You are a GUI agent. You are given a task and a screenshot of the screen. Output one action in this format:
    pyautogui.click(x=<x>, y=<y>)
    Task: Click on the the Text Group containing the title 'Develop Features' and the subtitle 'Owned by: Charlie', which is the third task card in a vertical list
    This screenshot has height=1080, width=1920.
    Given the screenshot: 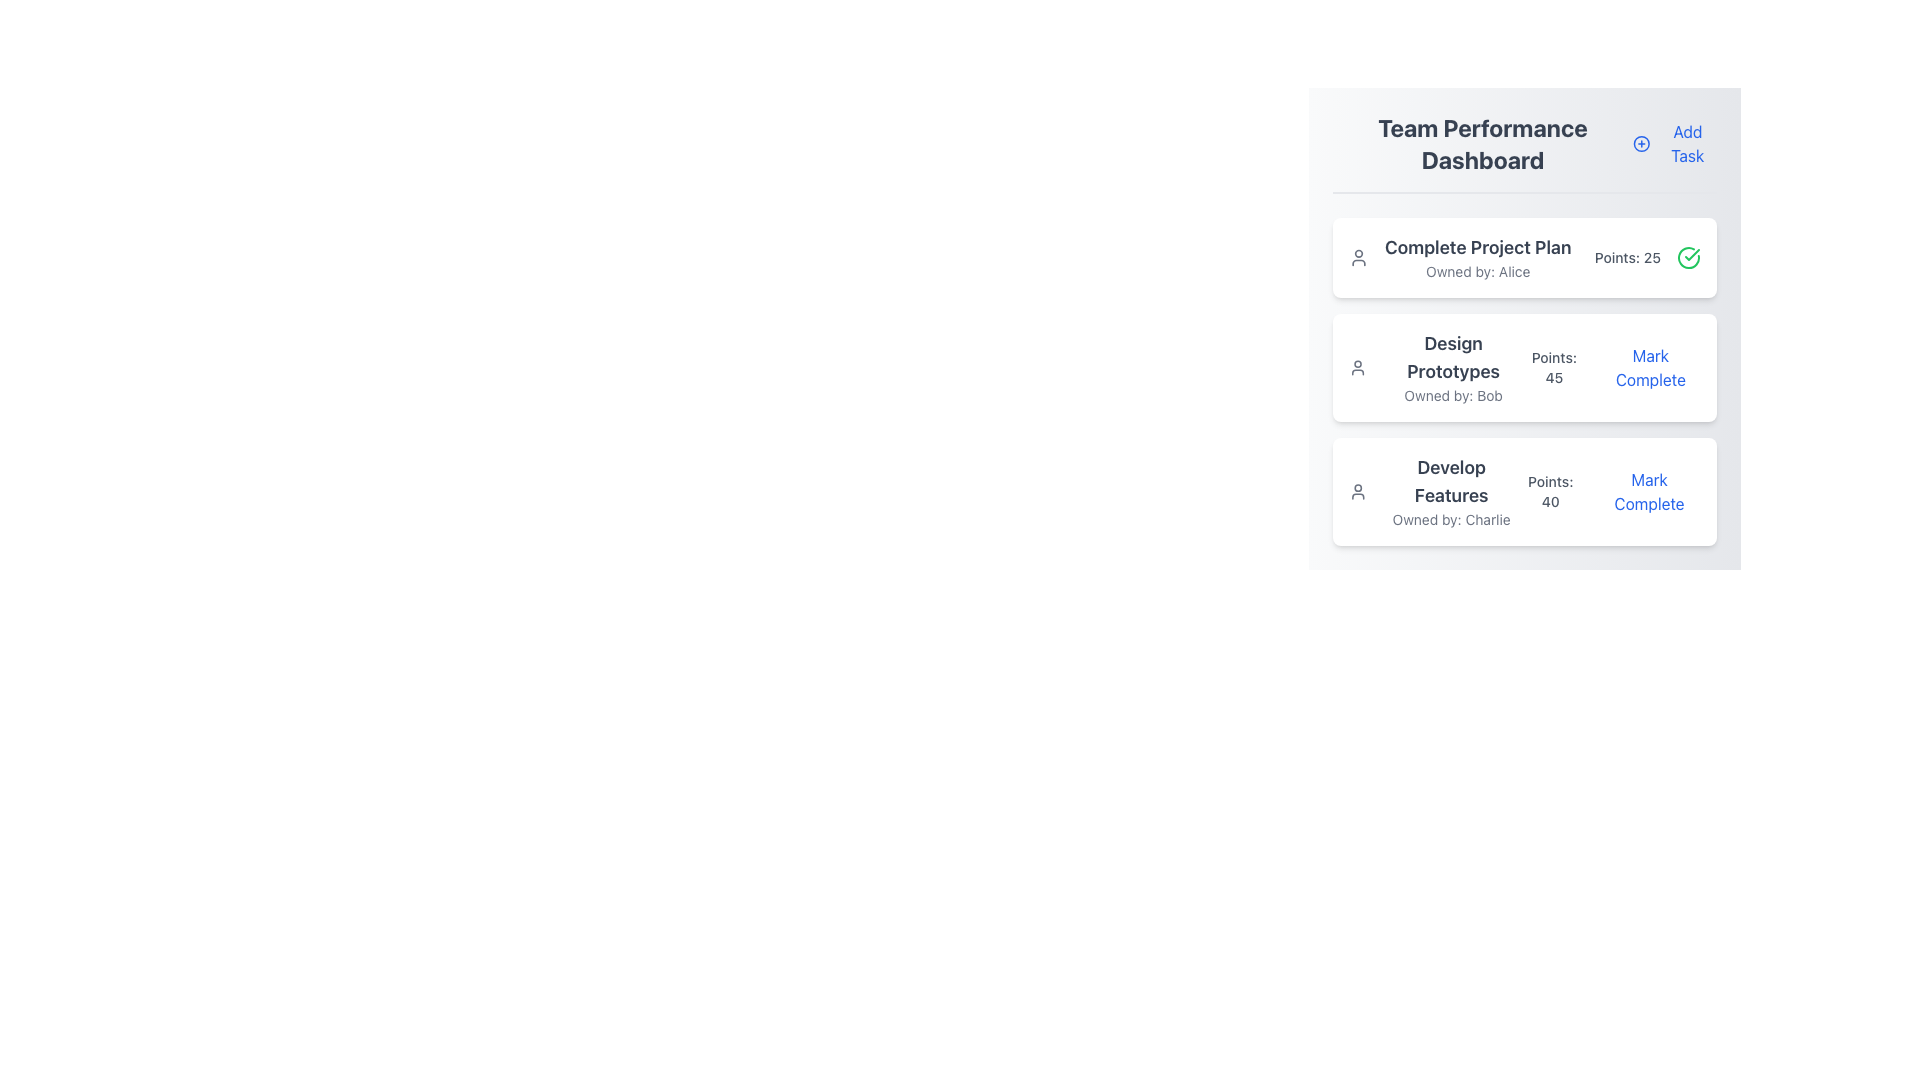 What is the action you would take?
    pyautogui.click(x=1451, y=492)
    